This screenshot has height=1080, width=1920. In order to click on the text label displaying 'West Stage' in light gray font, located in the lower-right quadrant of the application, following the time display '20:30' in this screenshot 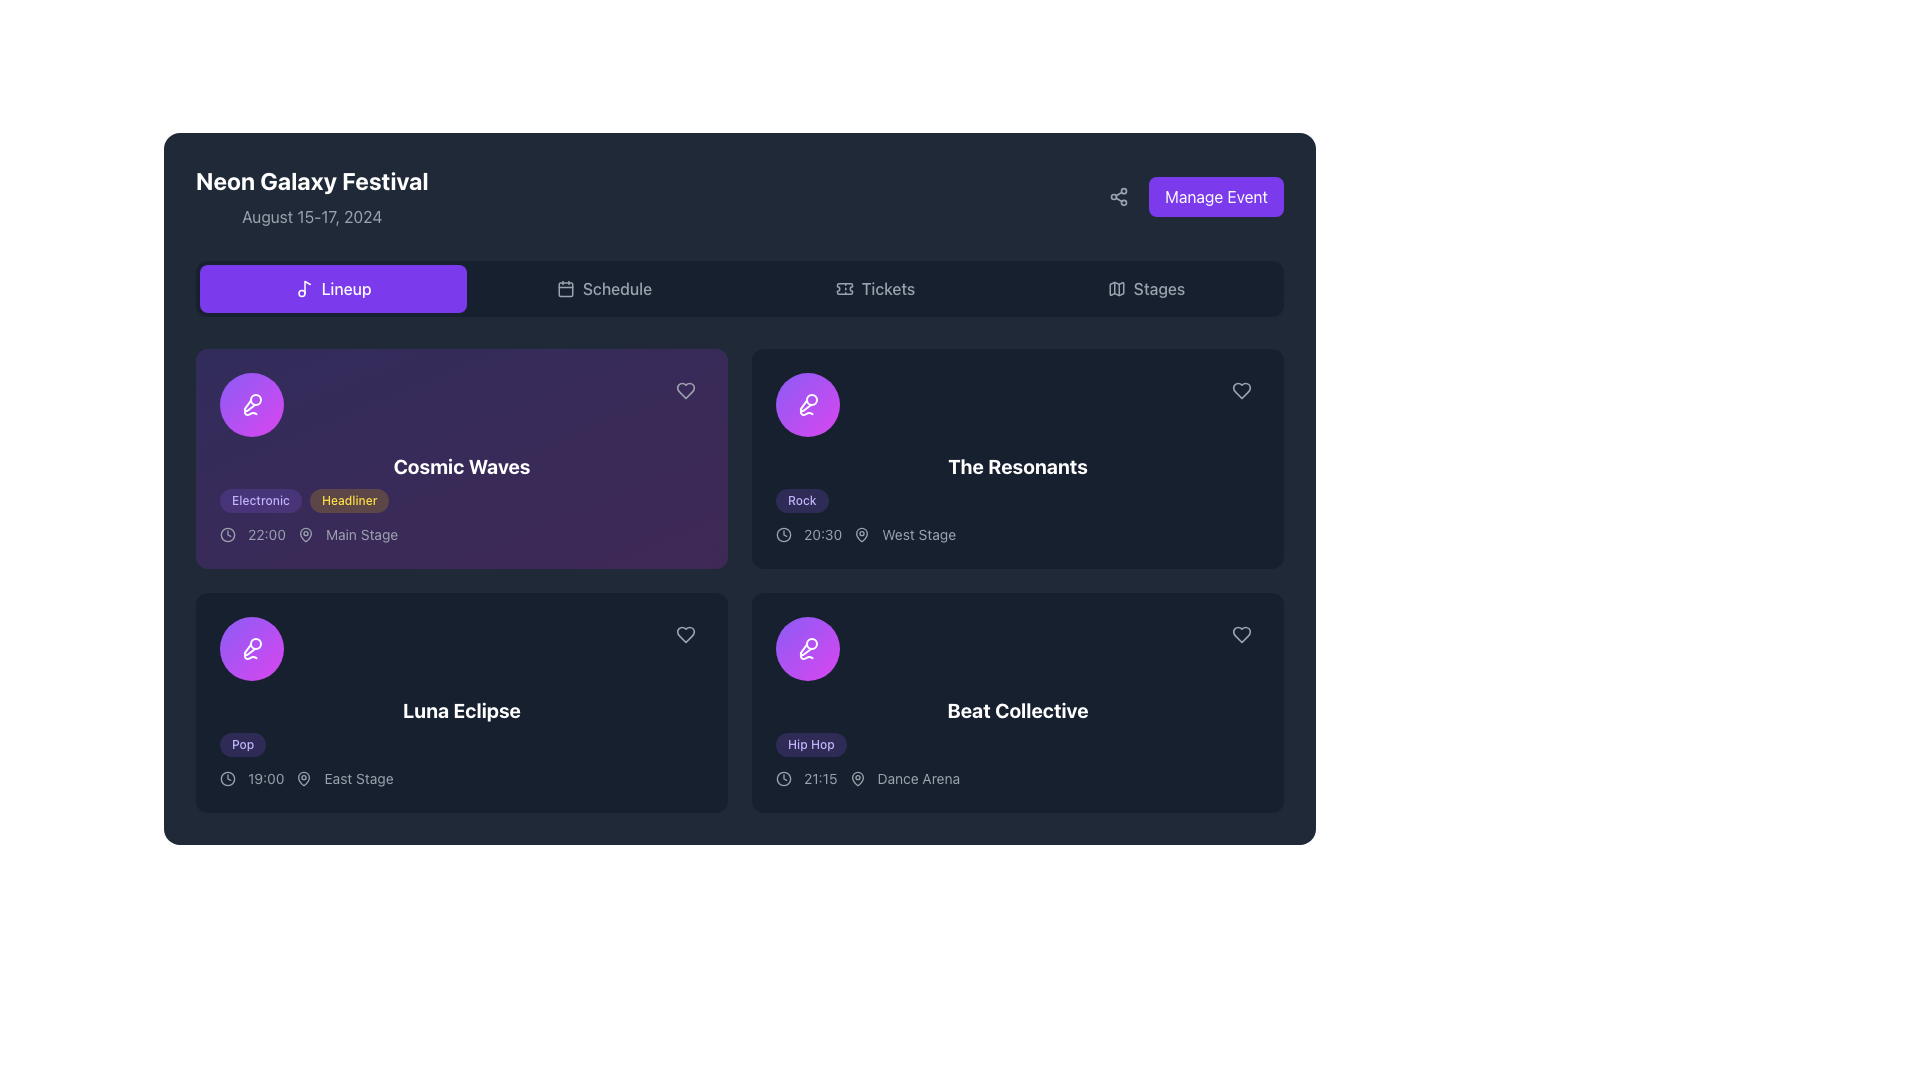, I will do `click(918, 534)`.